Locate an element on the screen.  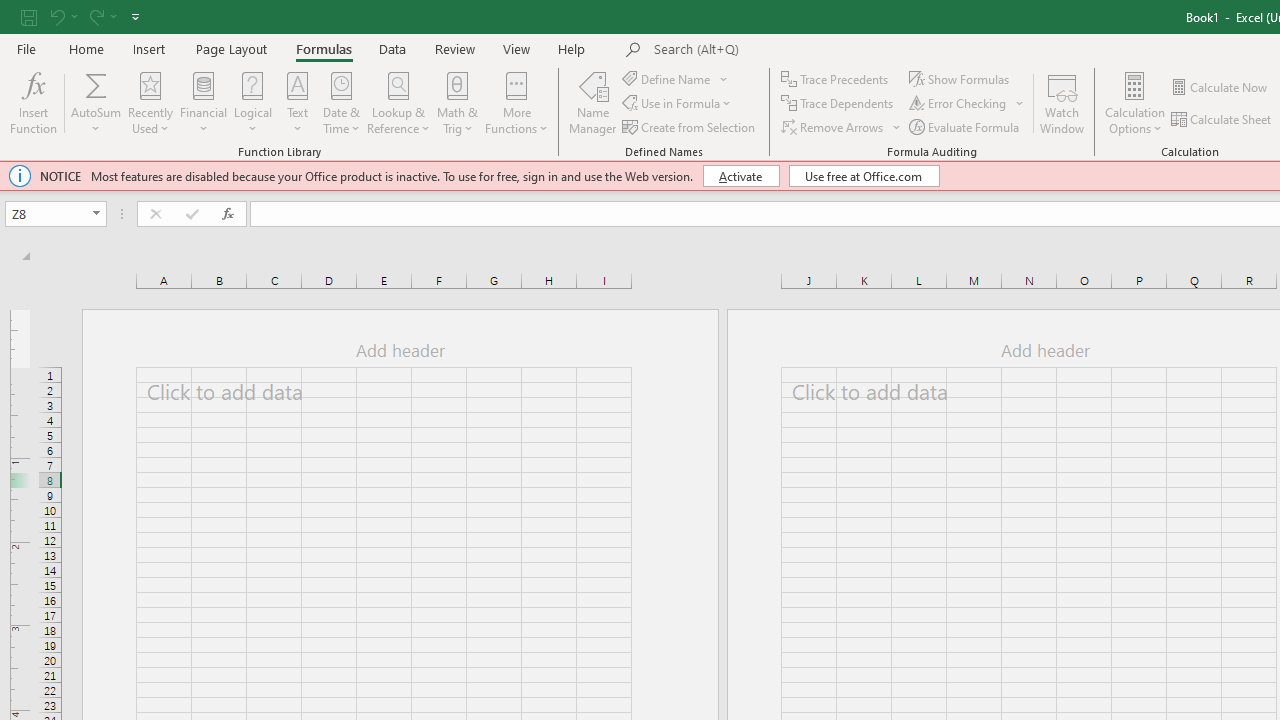
'Remove Arrows' is located at coordinates (842, 127).